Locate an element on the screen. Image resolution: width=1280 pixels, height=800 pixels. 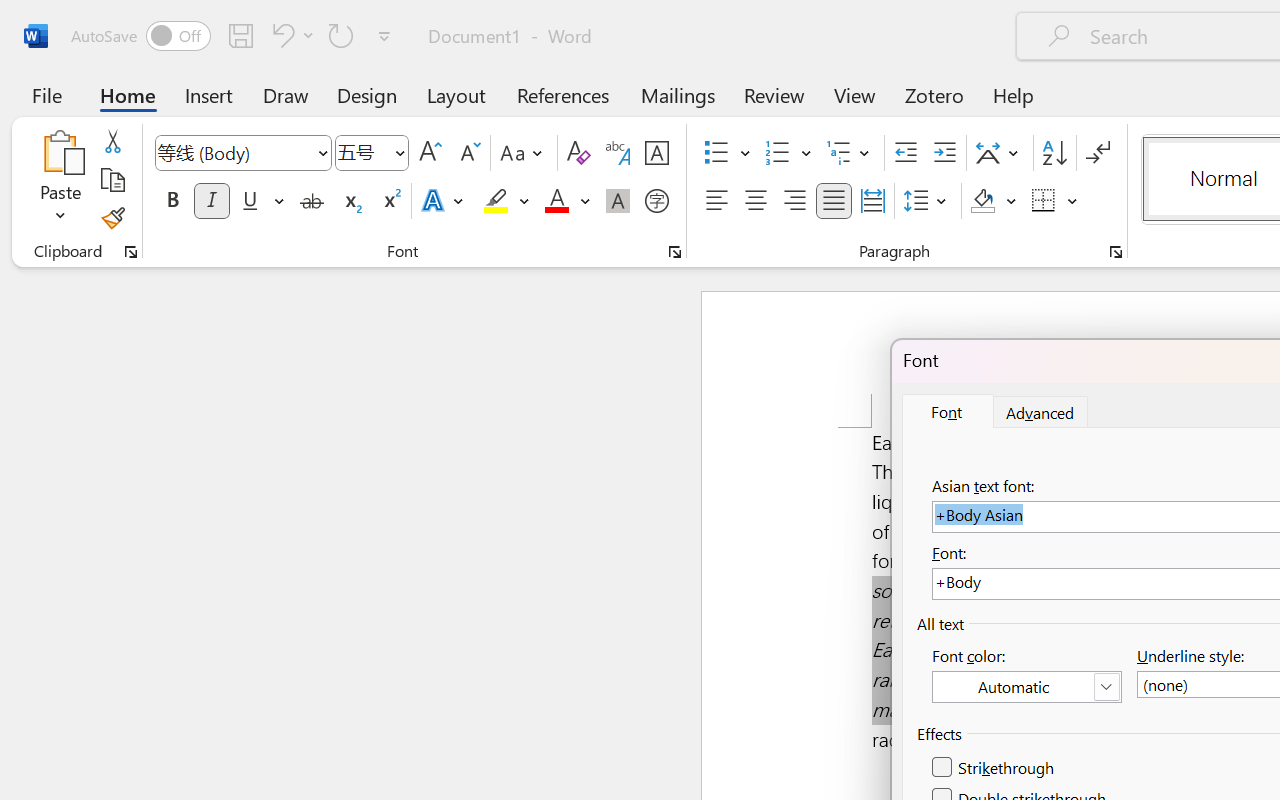
'Grow Font' is located at coordinates (429, 153).